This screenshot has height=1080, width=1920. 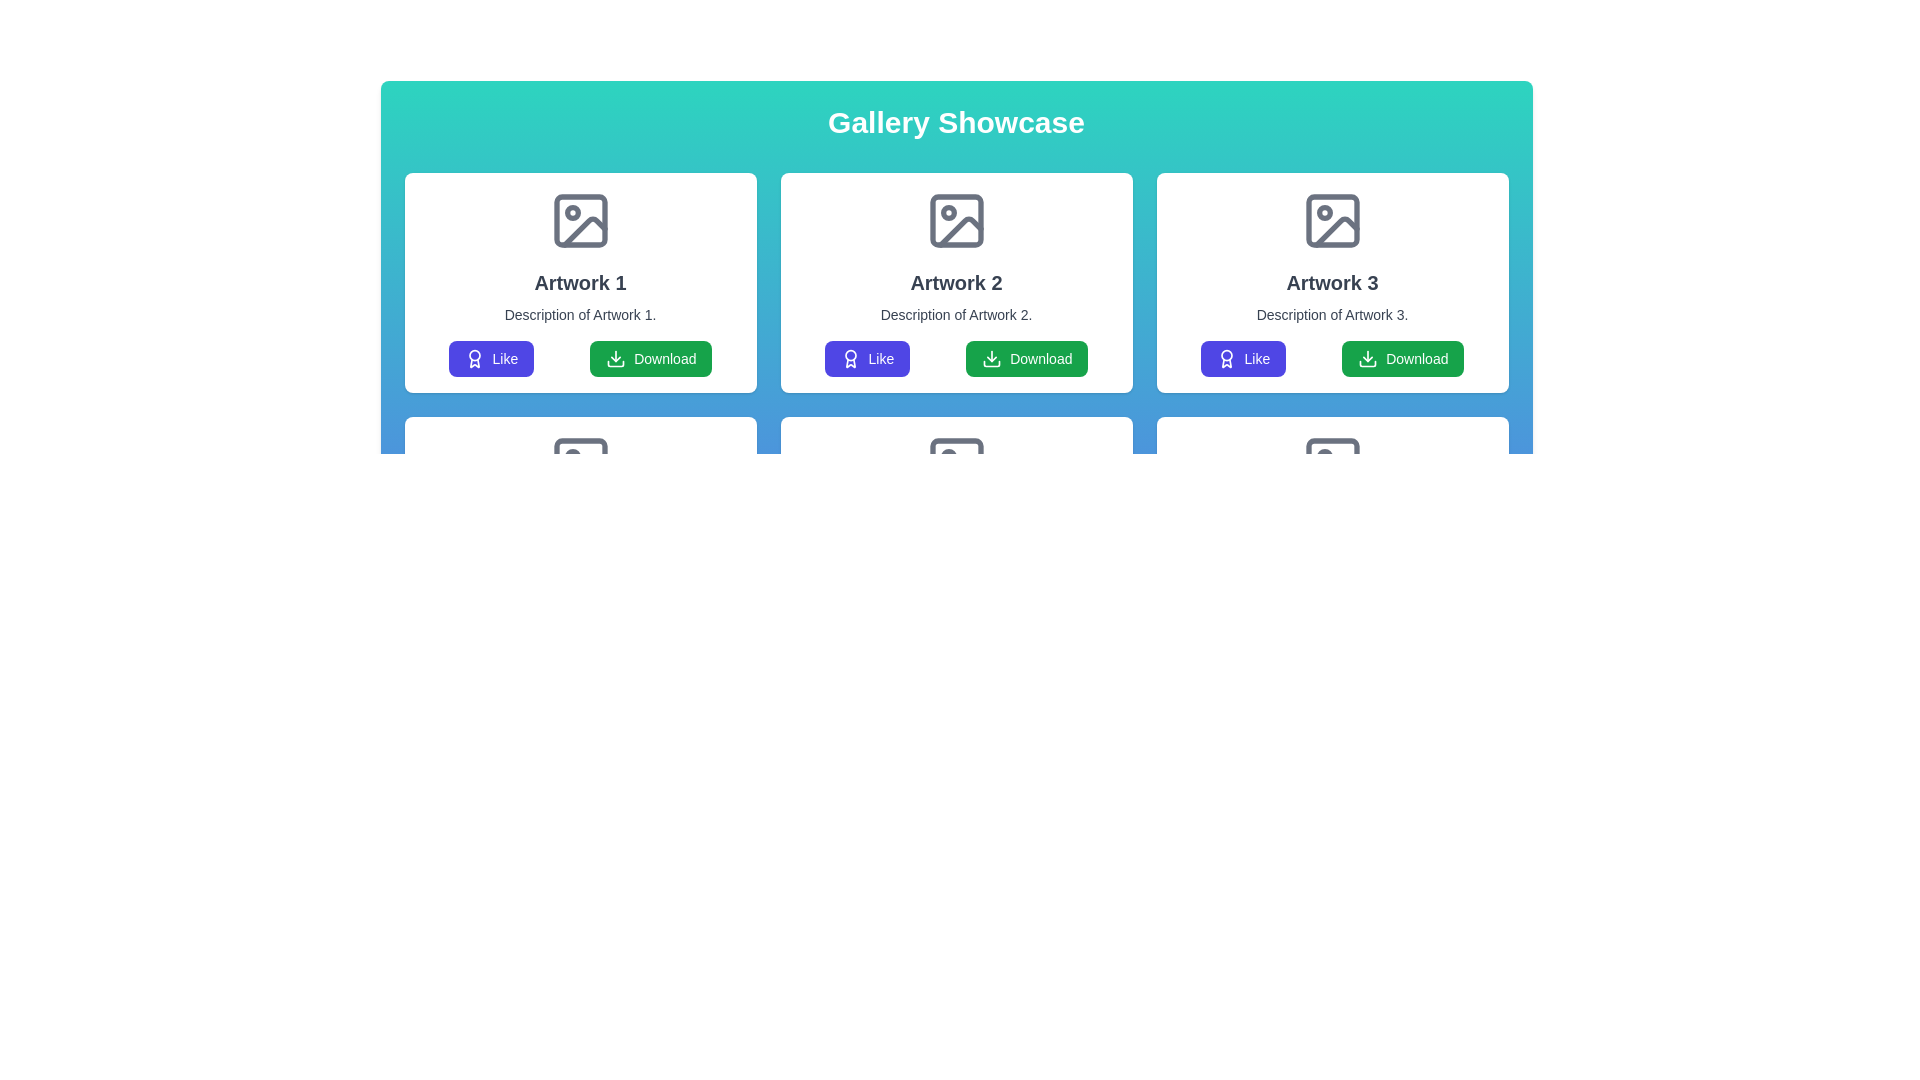 What do you see at coordinates (579, 220) in the screenshot?
I see `the small, square-shaped Decorative graphic component with rounded corners and a light gray border located in the top-left corner of the 'Artwork 1' gallery card` at bounding box center [579, 220].